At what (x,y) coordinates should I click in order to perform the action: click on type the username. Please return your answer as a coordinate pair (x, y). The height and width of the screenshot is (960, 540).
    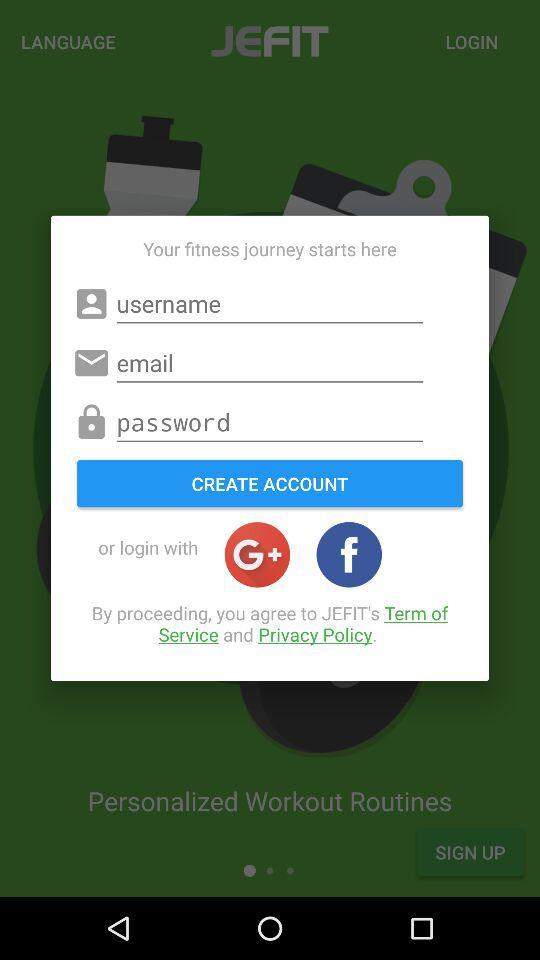
    Looking at the image, I should click on (270, 304).